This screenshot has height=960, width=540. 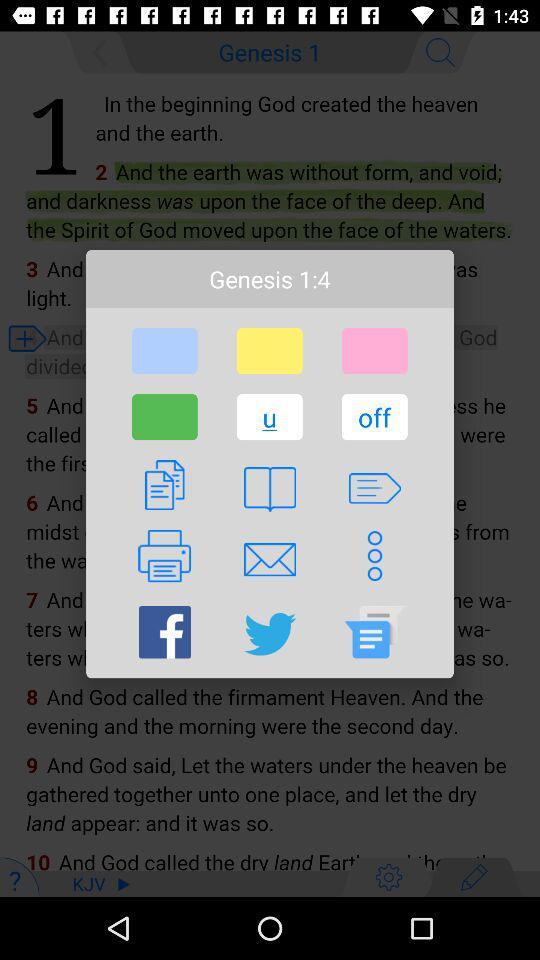 What do you see at coordinates (374, 416) in the screenshot?
I see `the icon next to u icon` at bounding box center [374, 416].